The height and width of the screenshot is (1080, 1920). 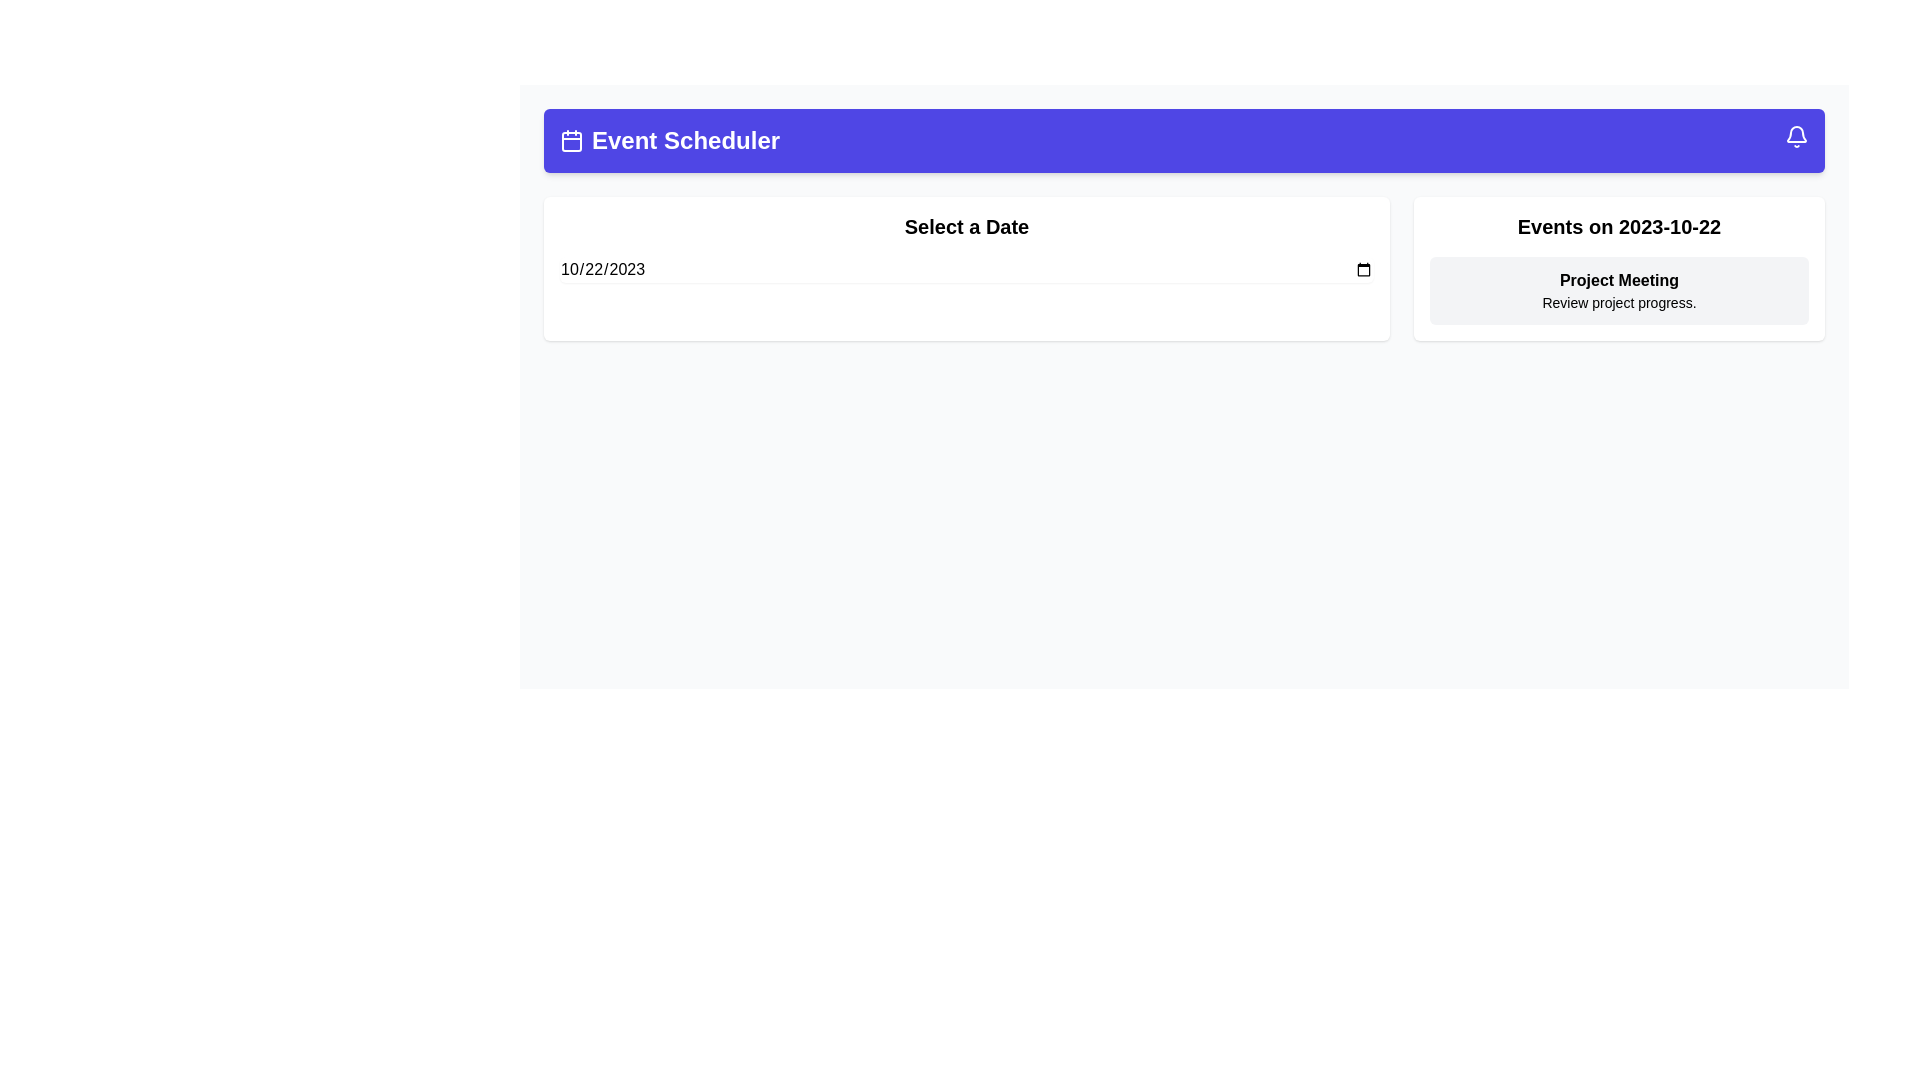 I want to click on the date input field located under the 'Select a Date' title to focus on it, so click(x=966, y=270).